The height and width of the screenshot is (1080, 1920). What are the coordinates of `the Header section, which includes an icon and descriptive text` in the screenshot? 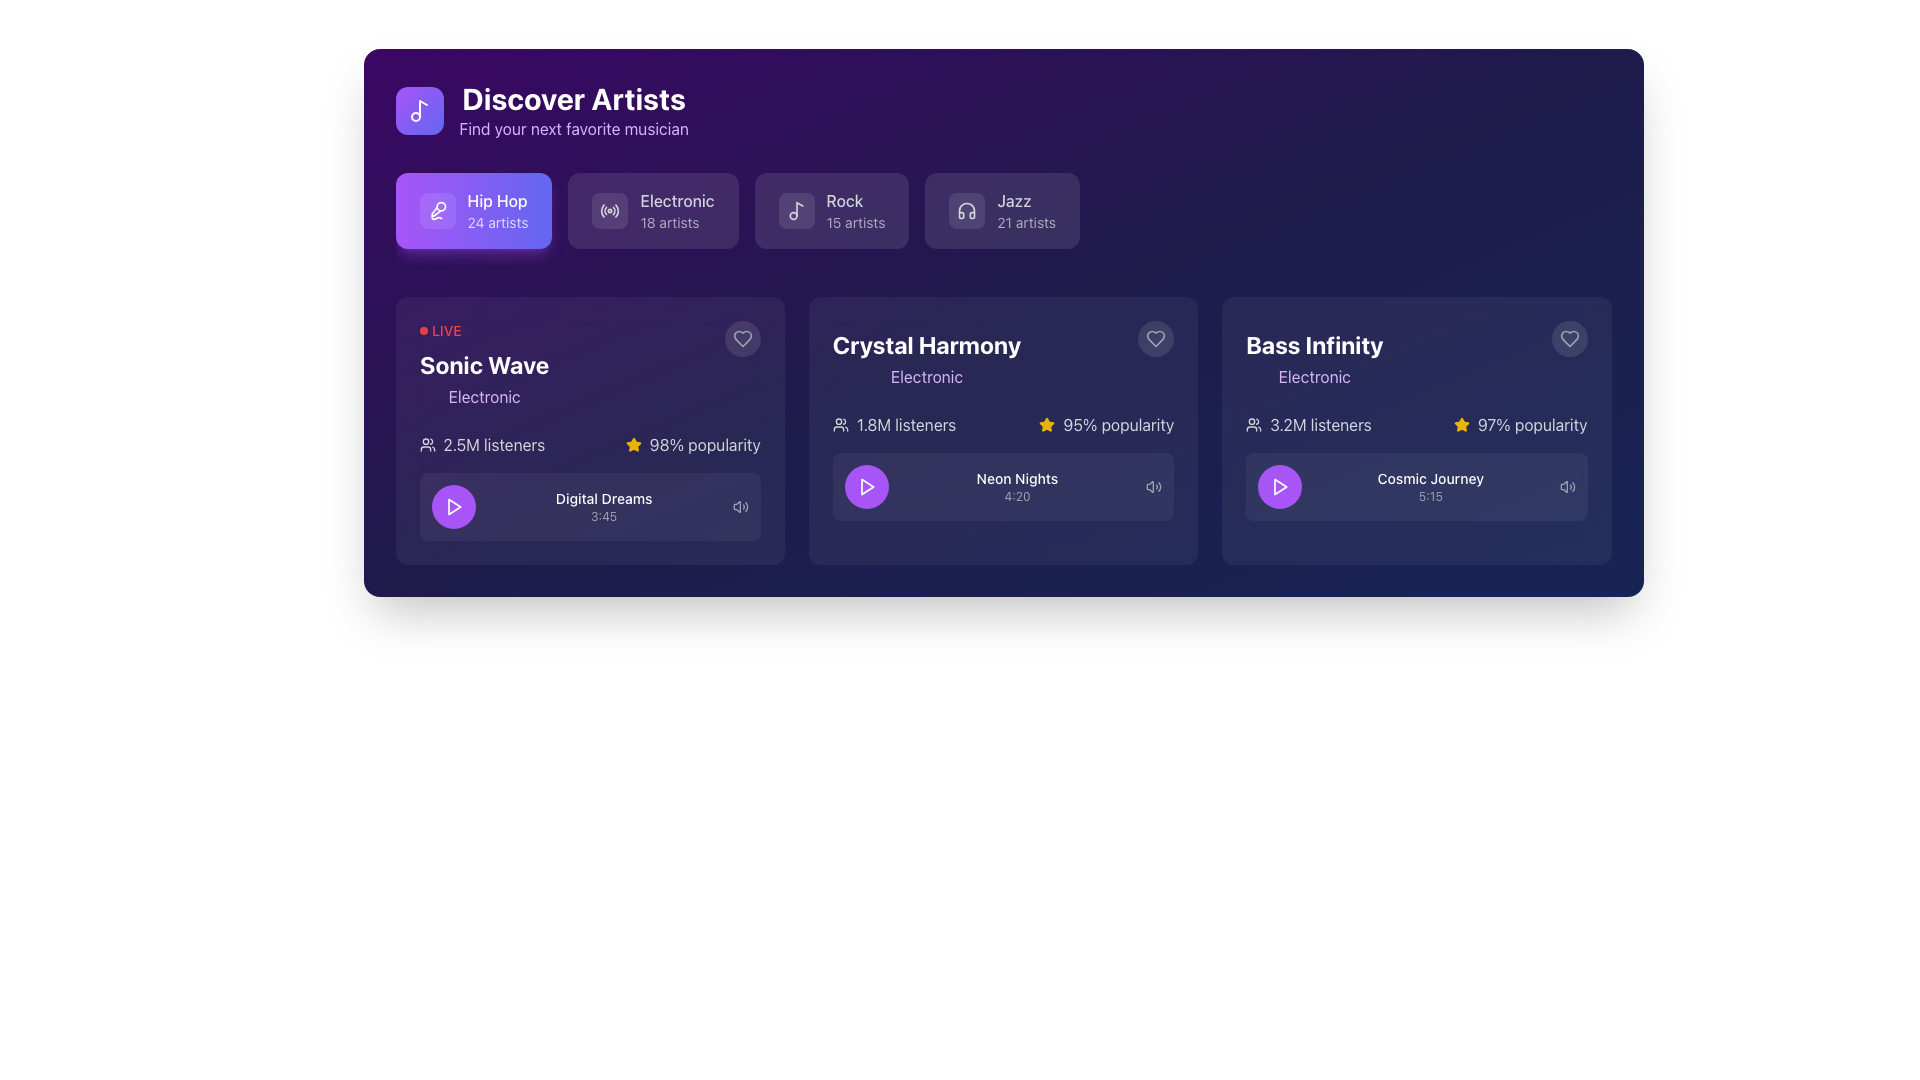 It's located at (542, 111).